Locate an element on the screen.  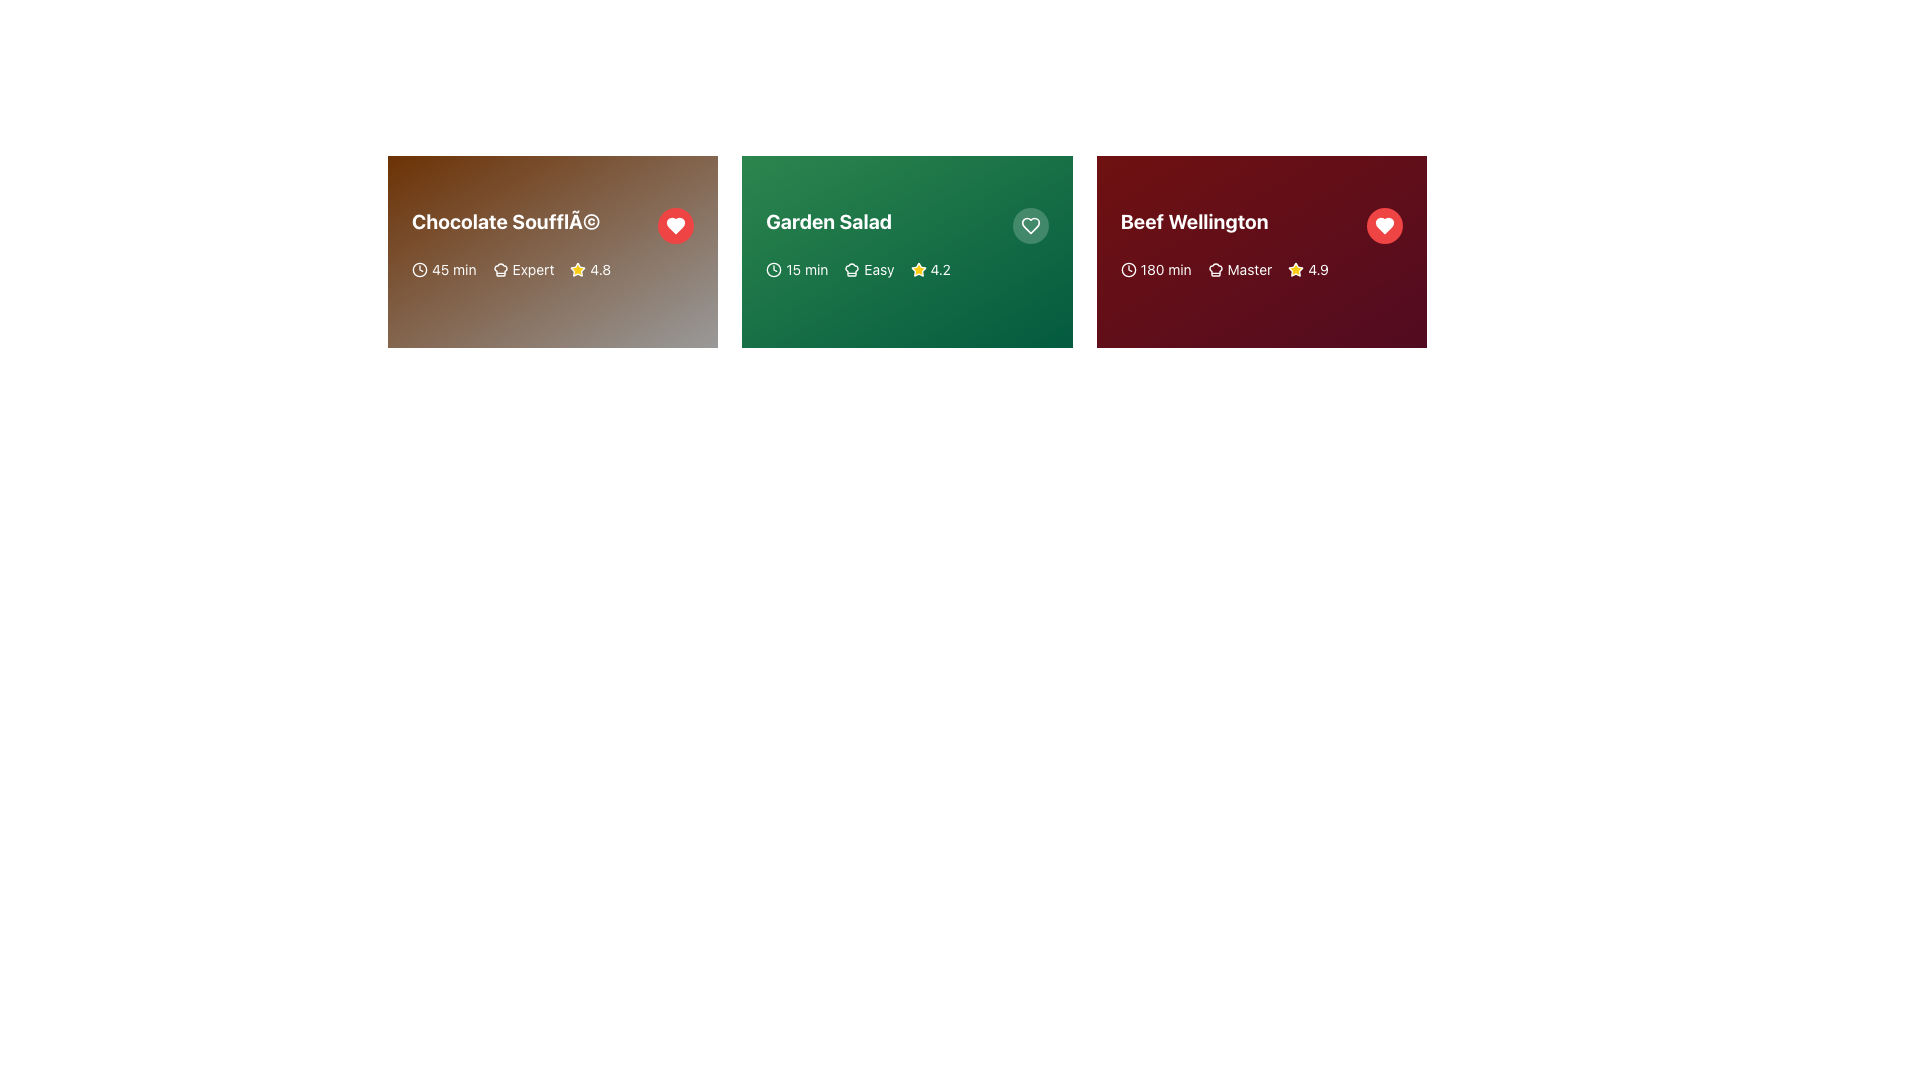
the text '45 min' which indicates the estimated time required for a specific task is located at coordinates (443, 270).